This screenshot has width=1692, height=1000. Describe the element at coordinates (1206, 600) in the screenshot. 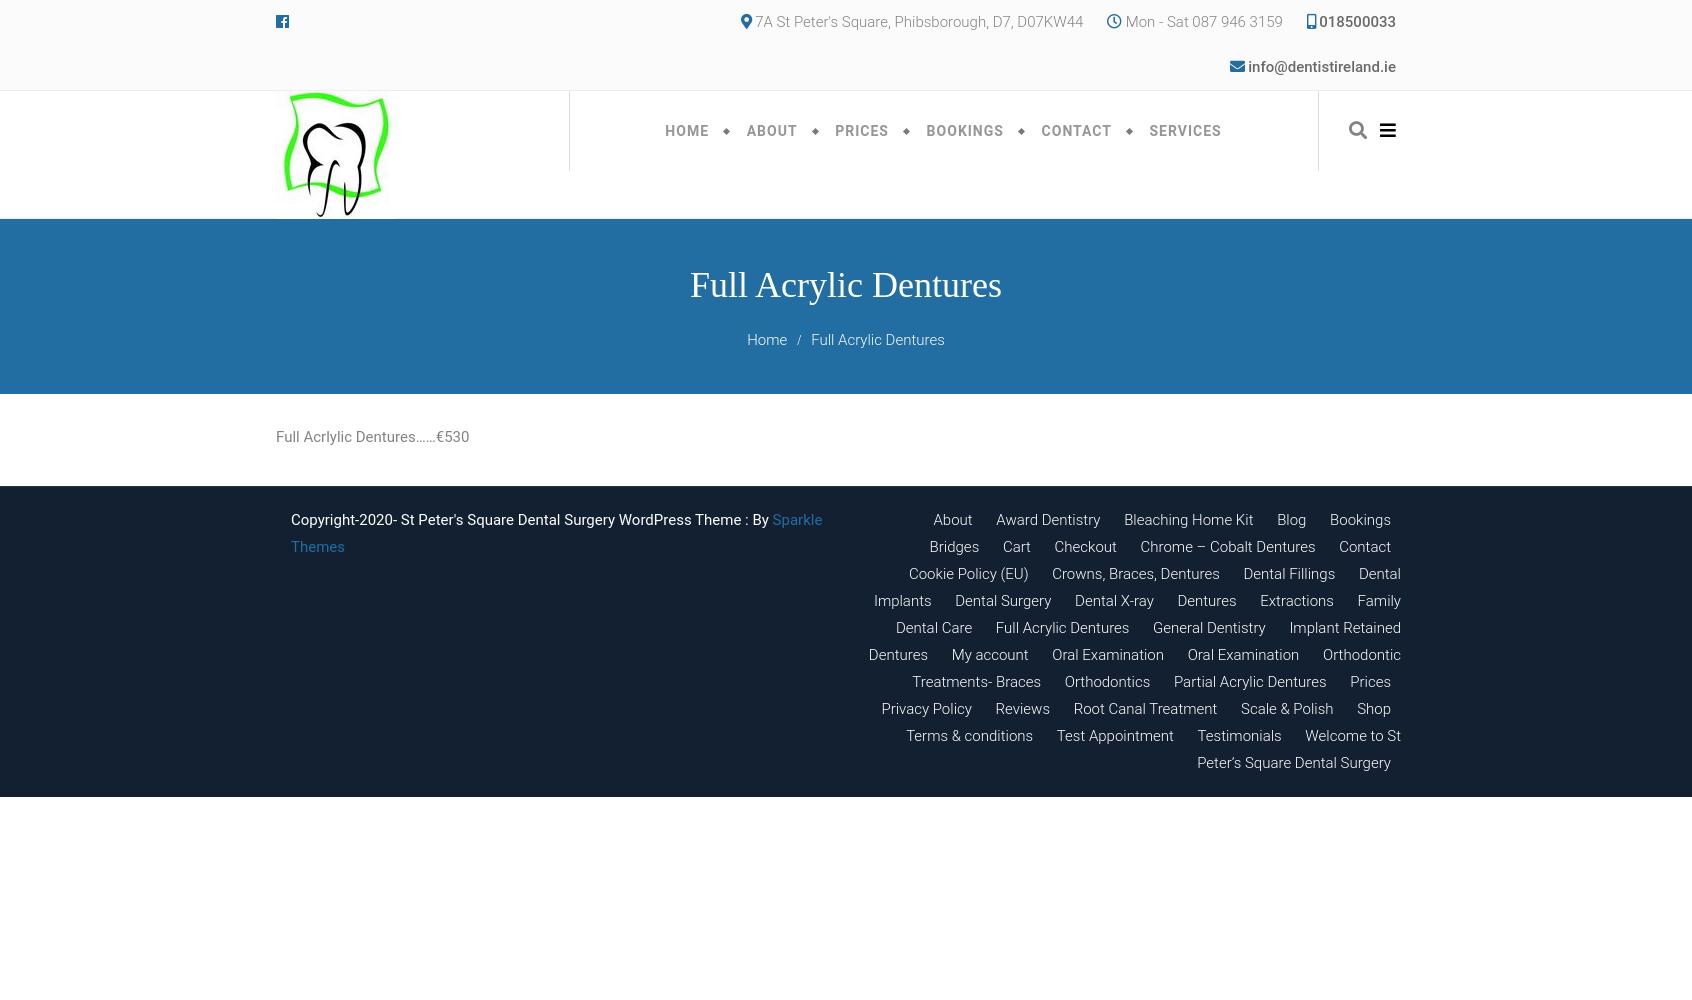

I see `'Dentures'` at that location.